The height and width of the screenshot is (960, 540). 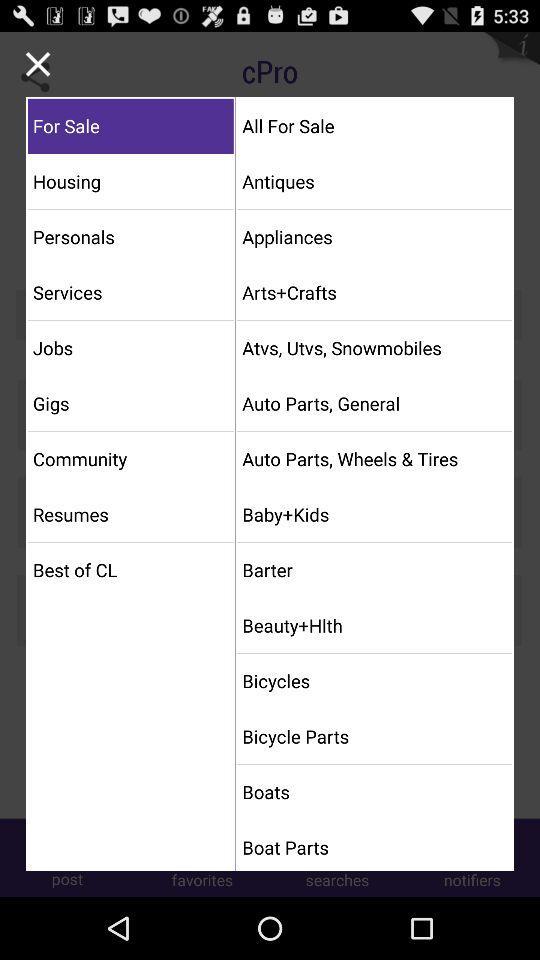 What do you see at coordinates (374, 792) in the screenshot?
I see `the boats item` at bounding box center [374, 792].